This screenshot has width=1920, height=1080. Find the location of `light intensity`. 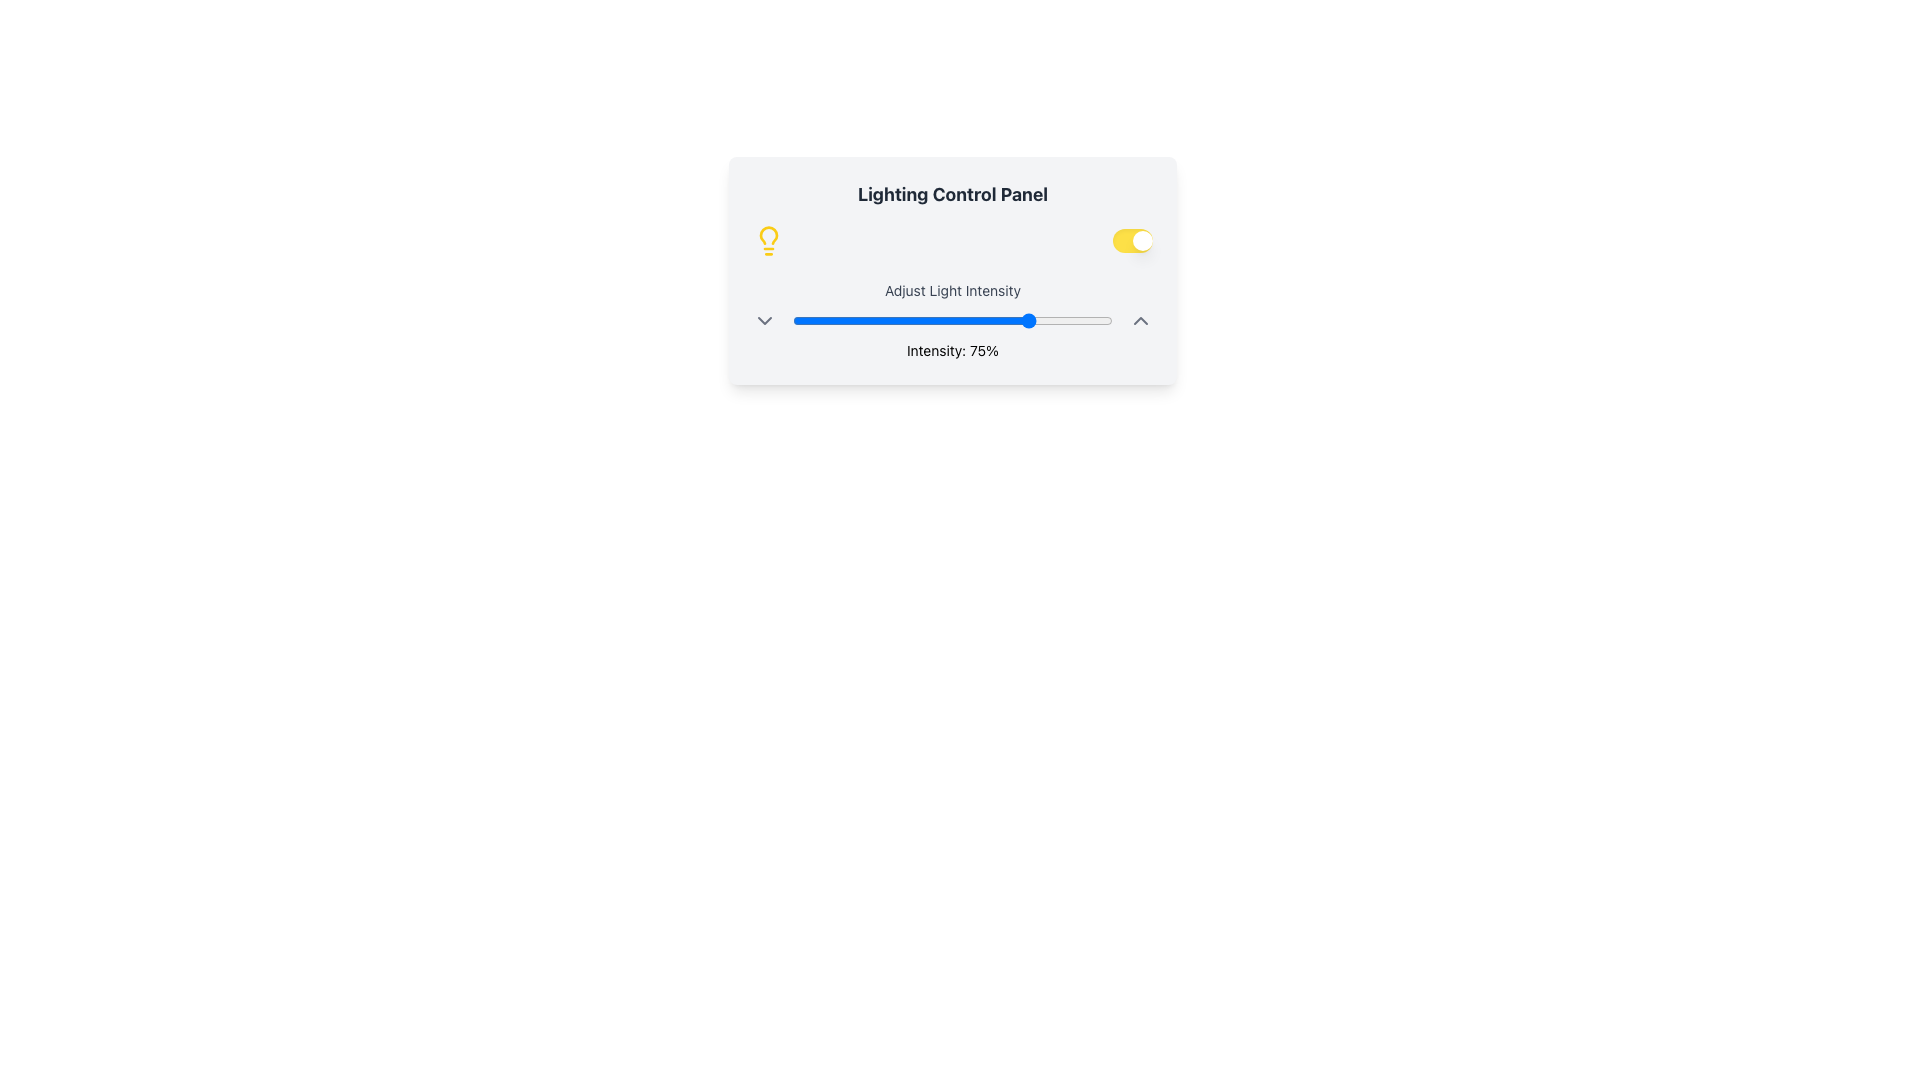

light intensity is located at coordinates (942, 319).